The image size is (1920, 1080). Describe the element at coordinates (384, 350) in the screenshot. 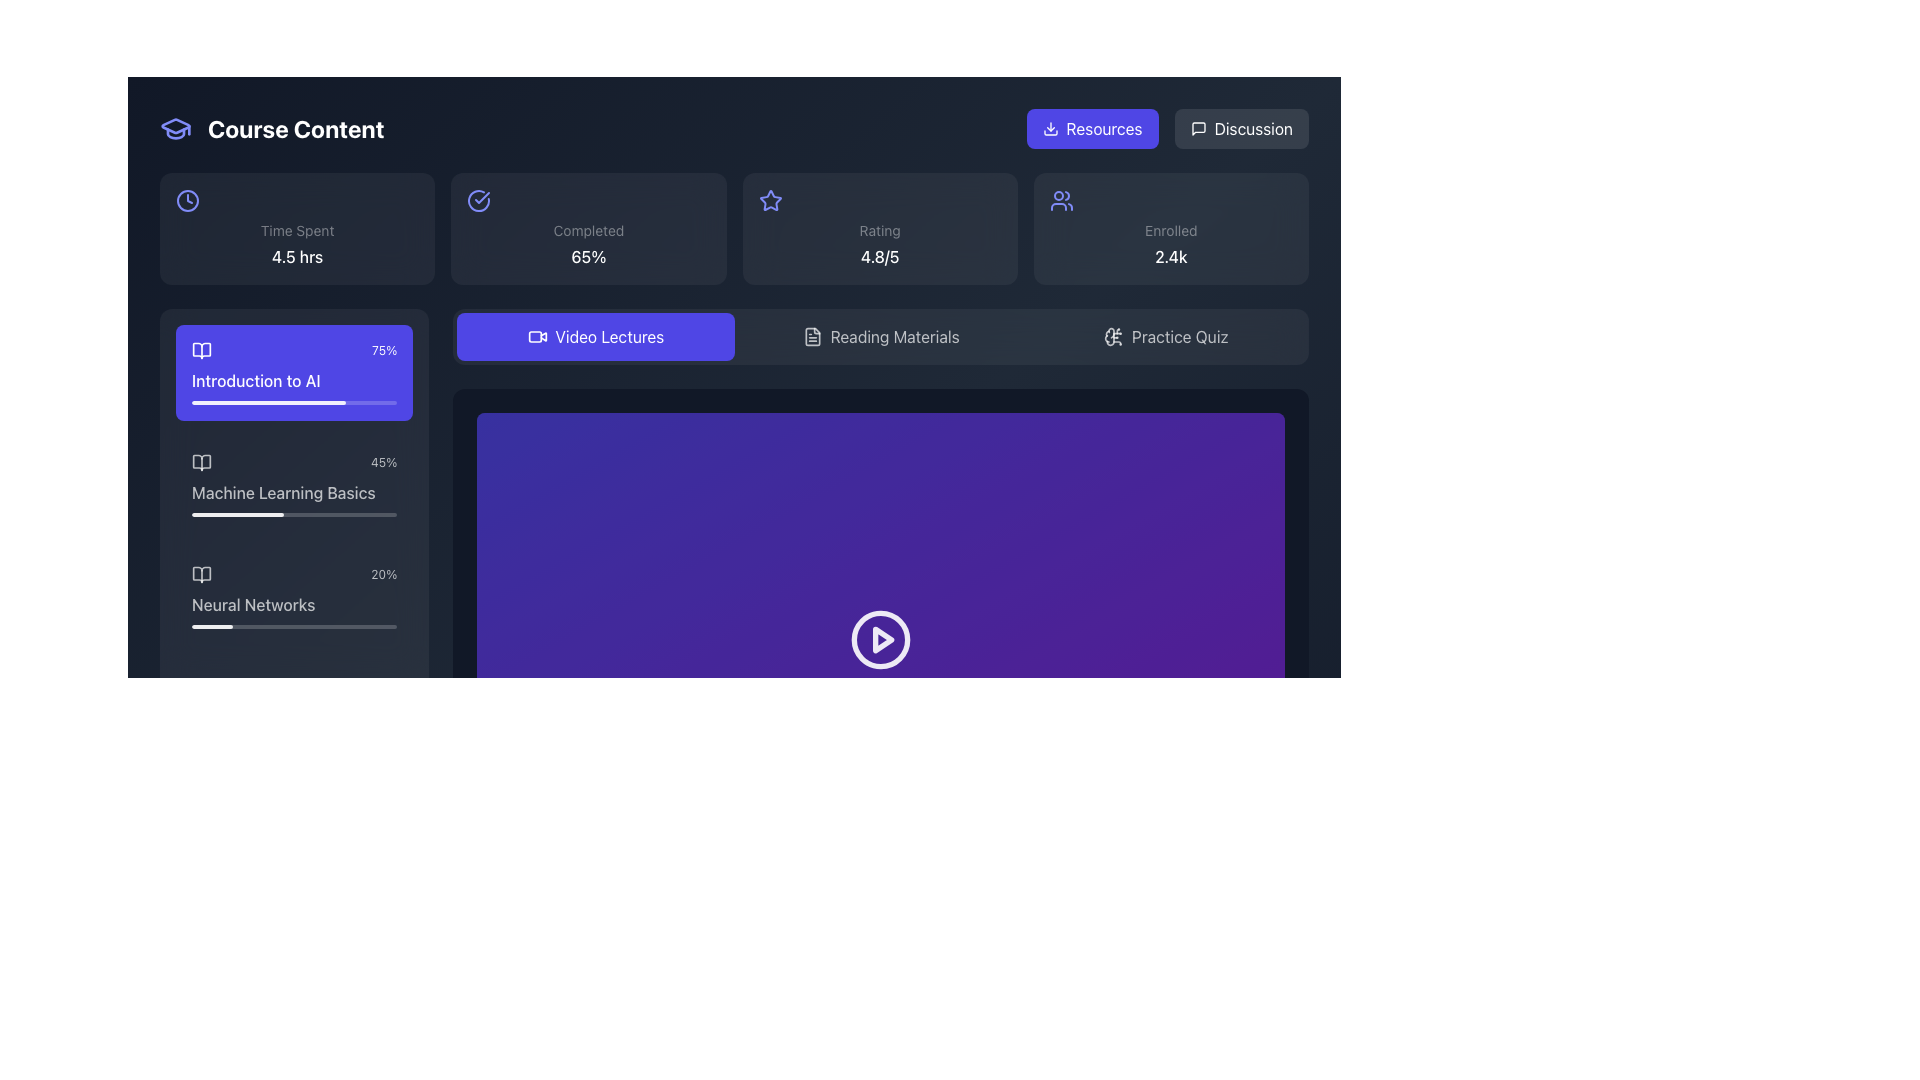

I see `the progress percentage label indicating the completion status of the 'Introduction to AI' section, located at the top-right corner of the purple-highlighted section` at that location.